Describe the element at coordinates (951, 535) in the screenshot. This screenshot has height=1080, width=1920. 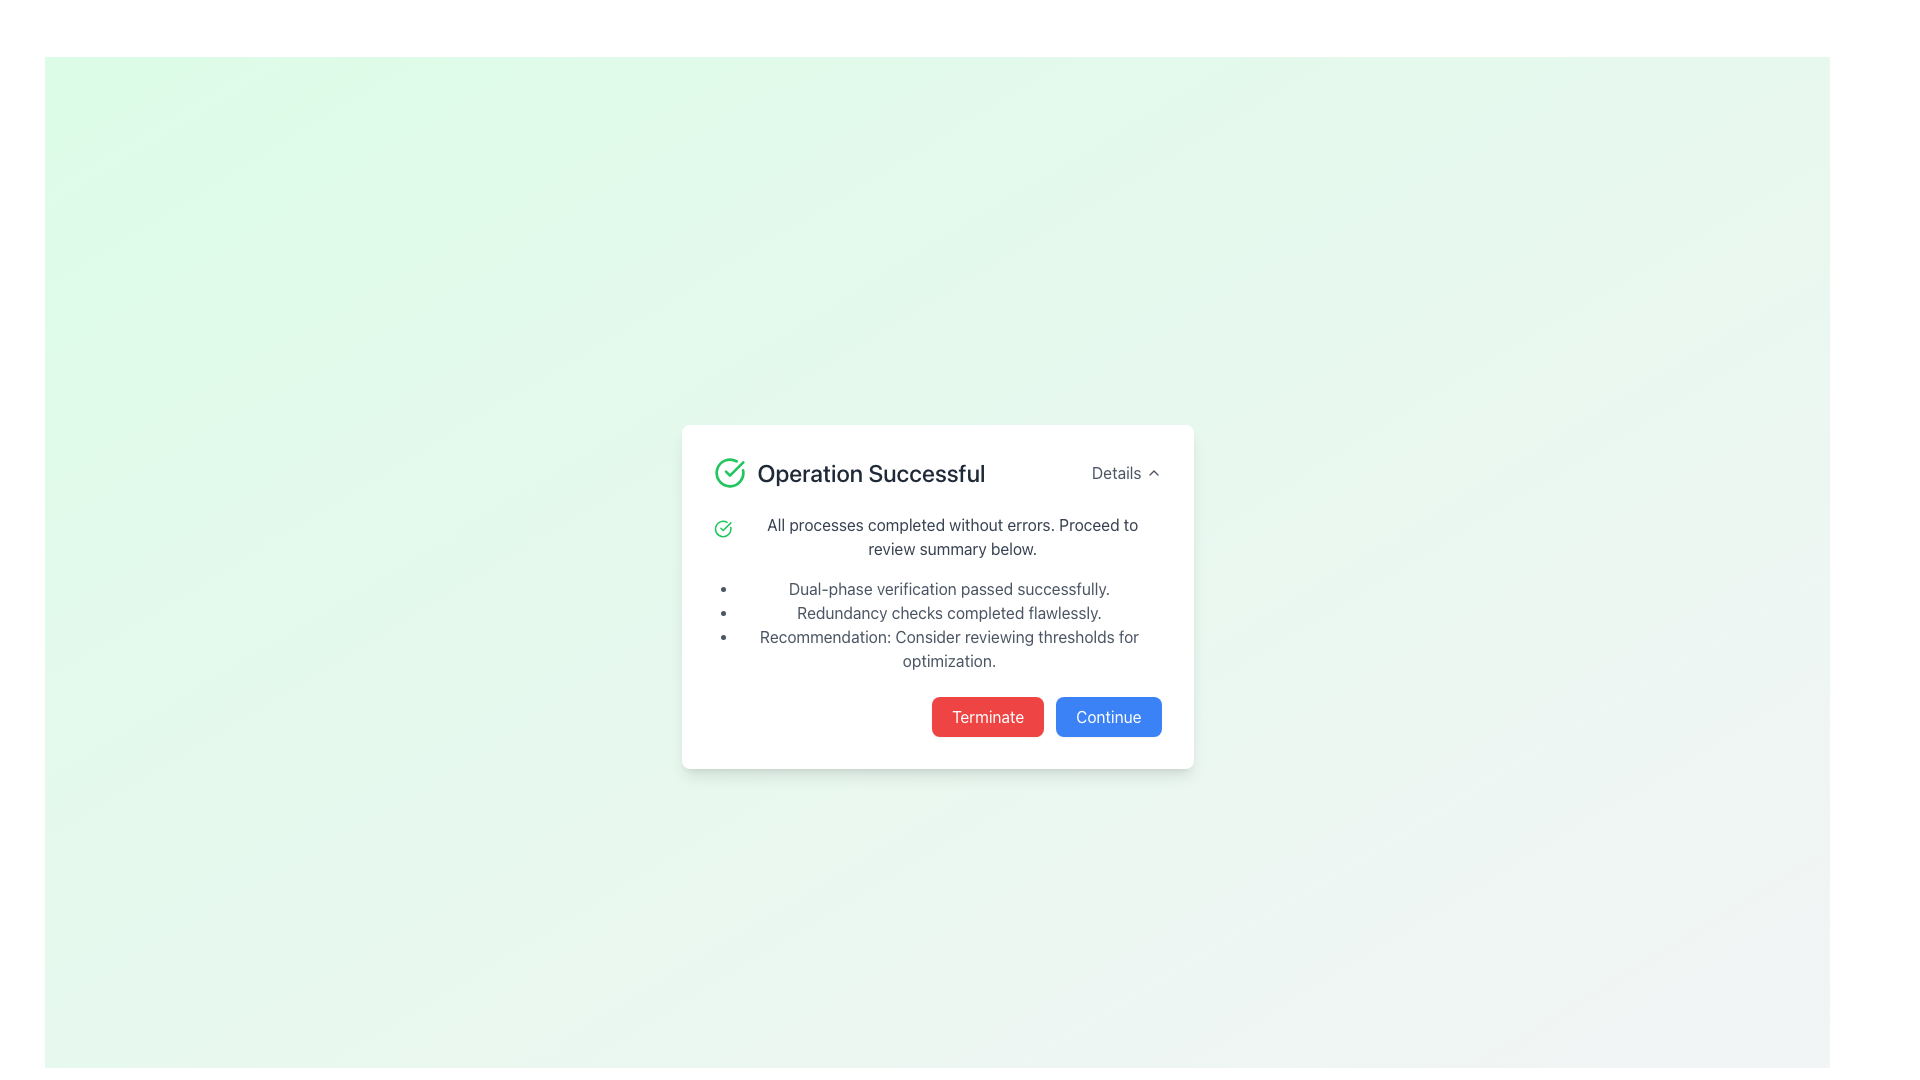
I see `the static text element that displays a summary message indicating the successful completion of processes, located below the checkmark icon and the title 'Operation Successful.'` at that location.